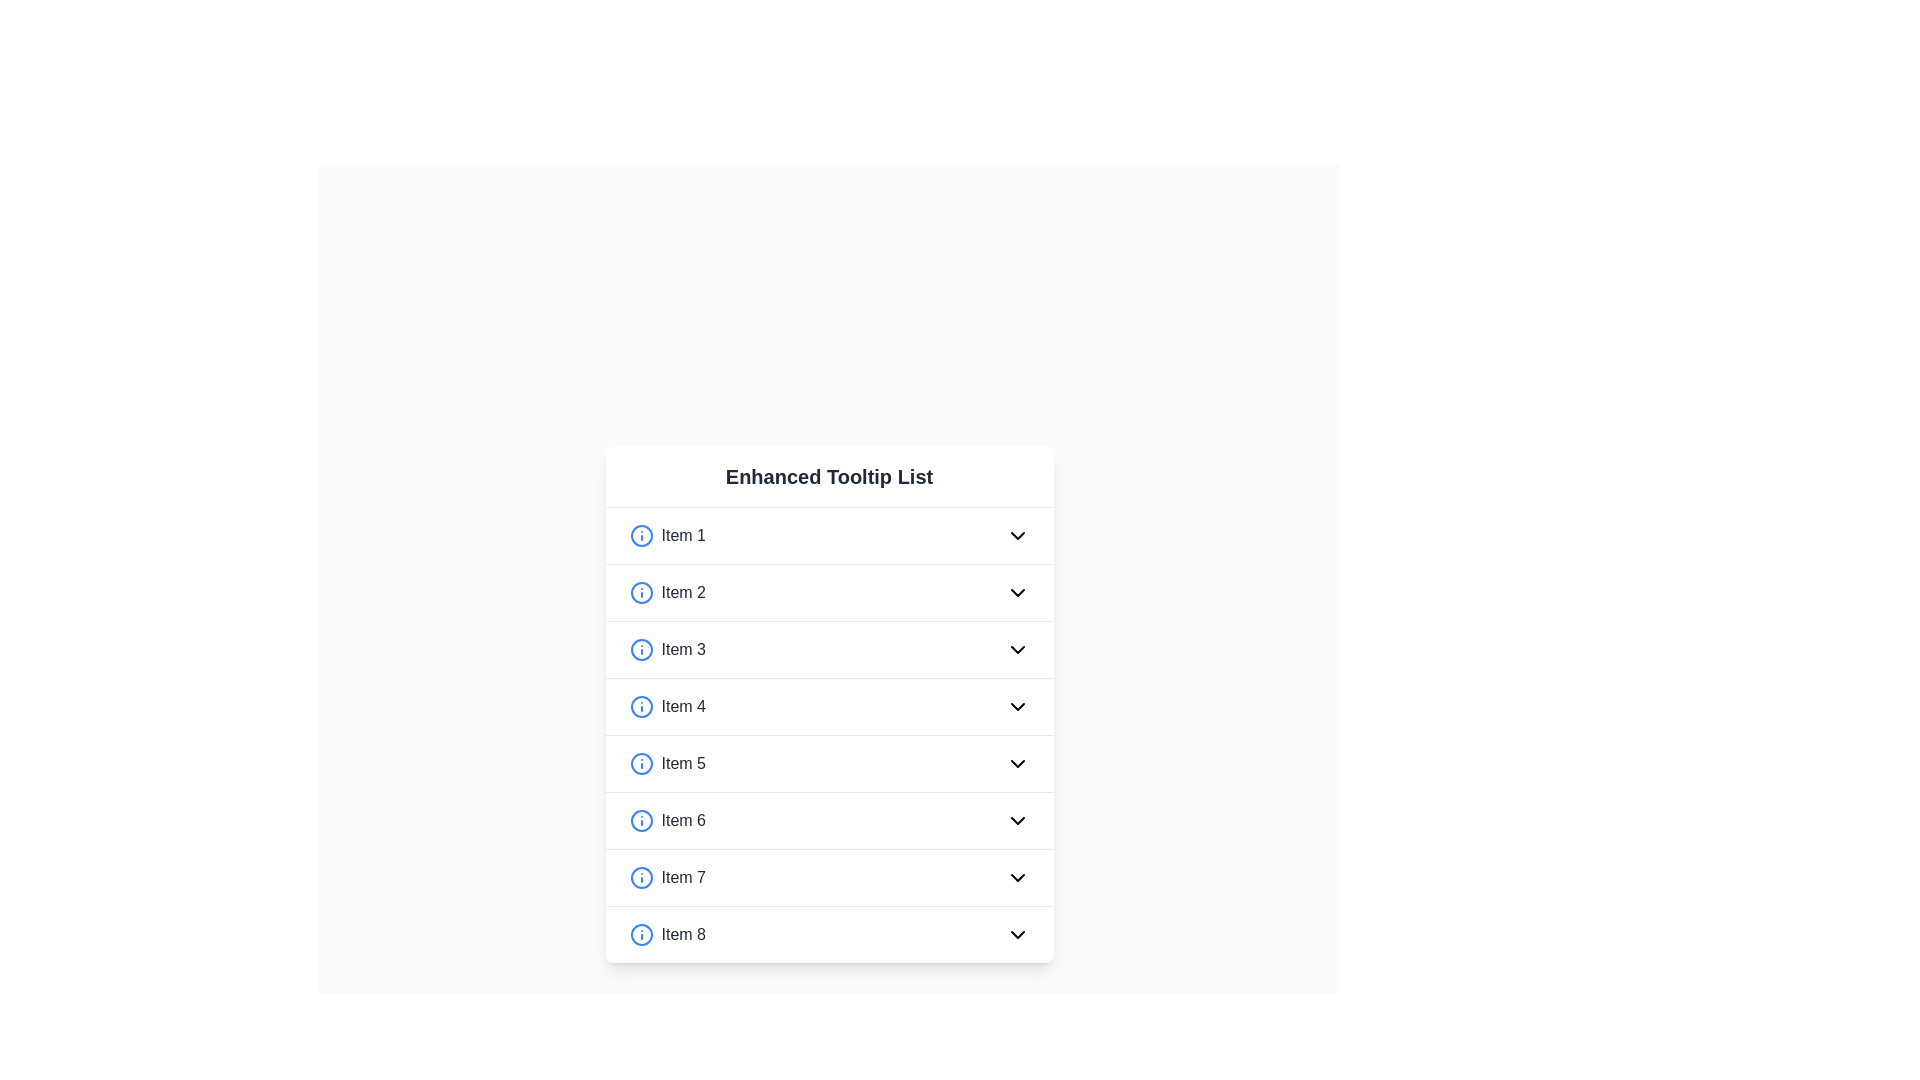  Describe the element at coordinates (829, 705) in the screenshot. I see `the fourth item in the vertical list of selectable items` at that location.